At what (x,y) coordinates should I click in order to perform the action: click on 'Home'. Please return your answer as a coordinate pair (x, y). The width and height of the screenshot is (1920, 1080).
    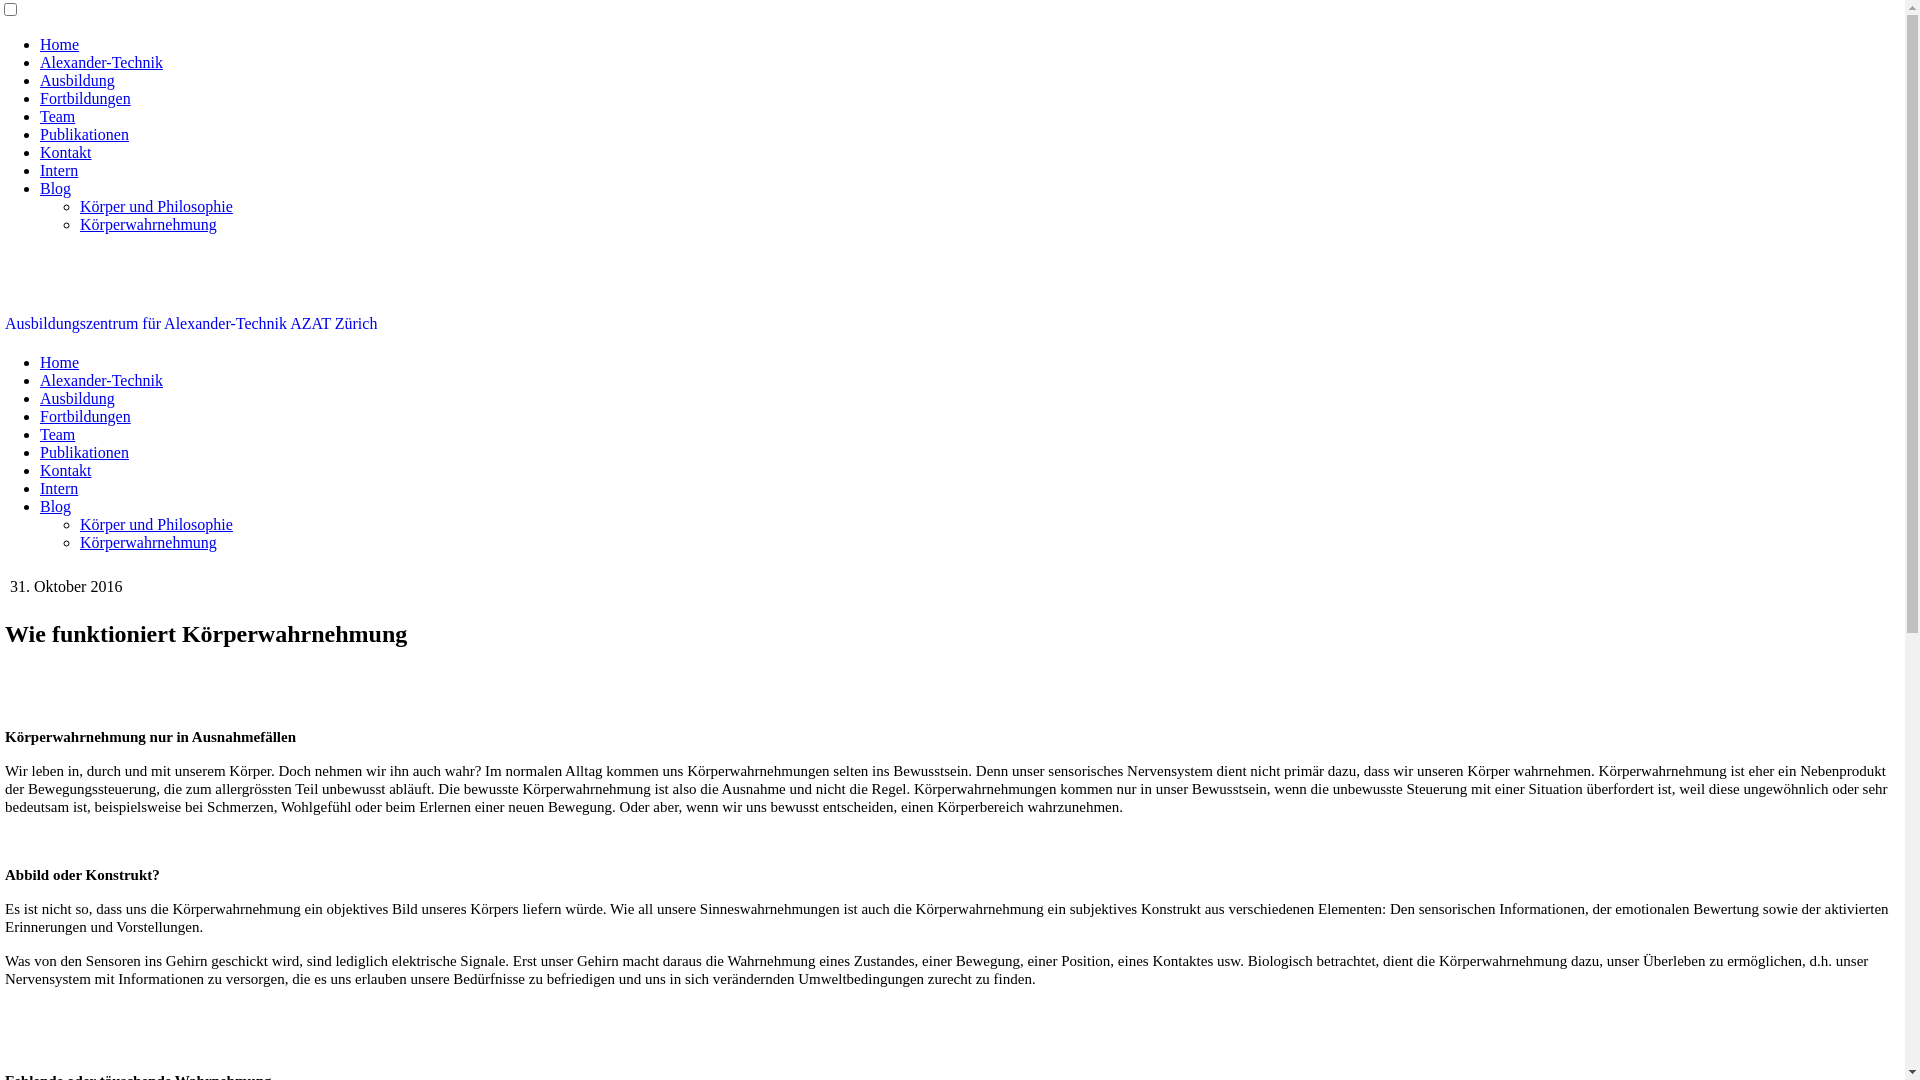
    Looking at the image, I should click on (59, 362).